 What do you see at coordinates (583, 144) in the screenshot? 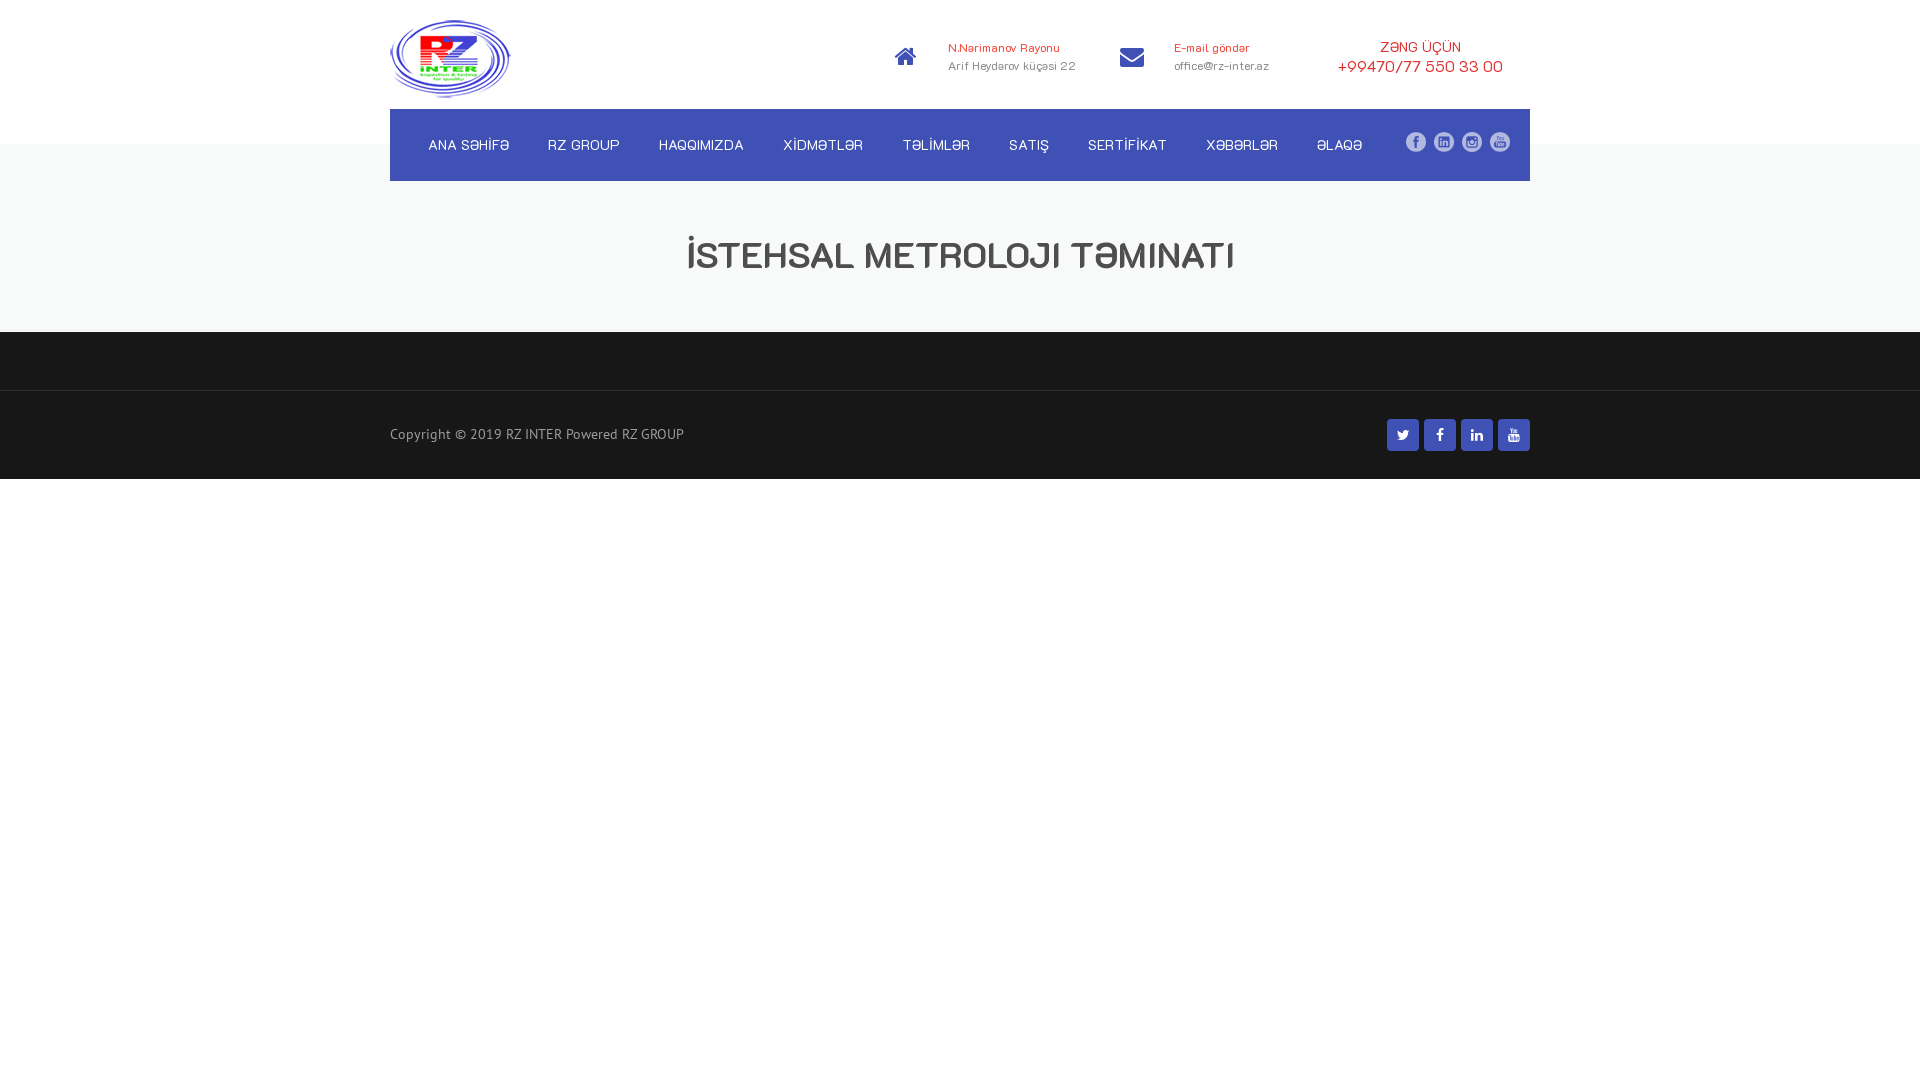
I see `'RZ GROUP'` at bounding box center [583, 144].